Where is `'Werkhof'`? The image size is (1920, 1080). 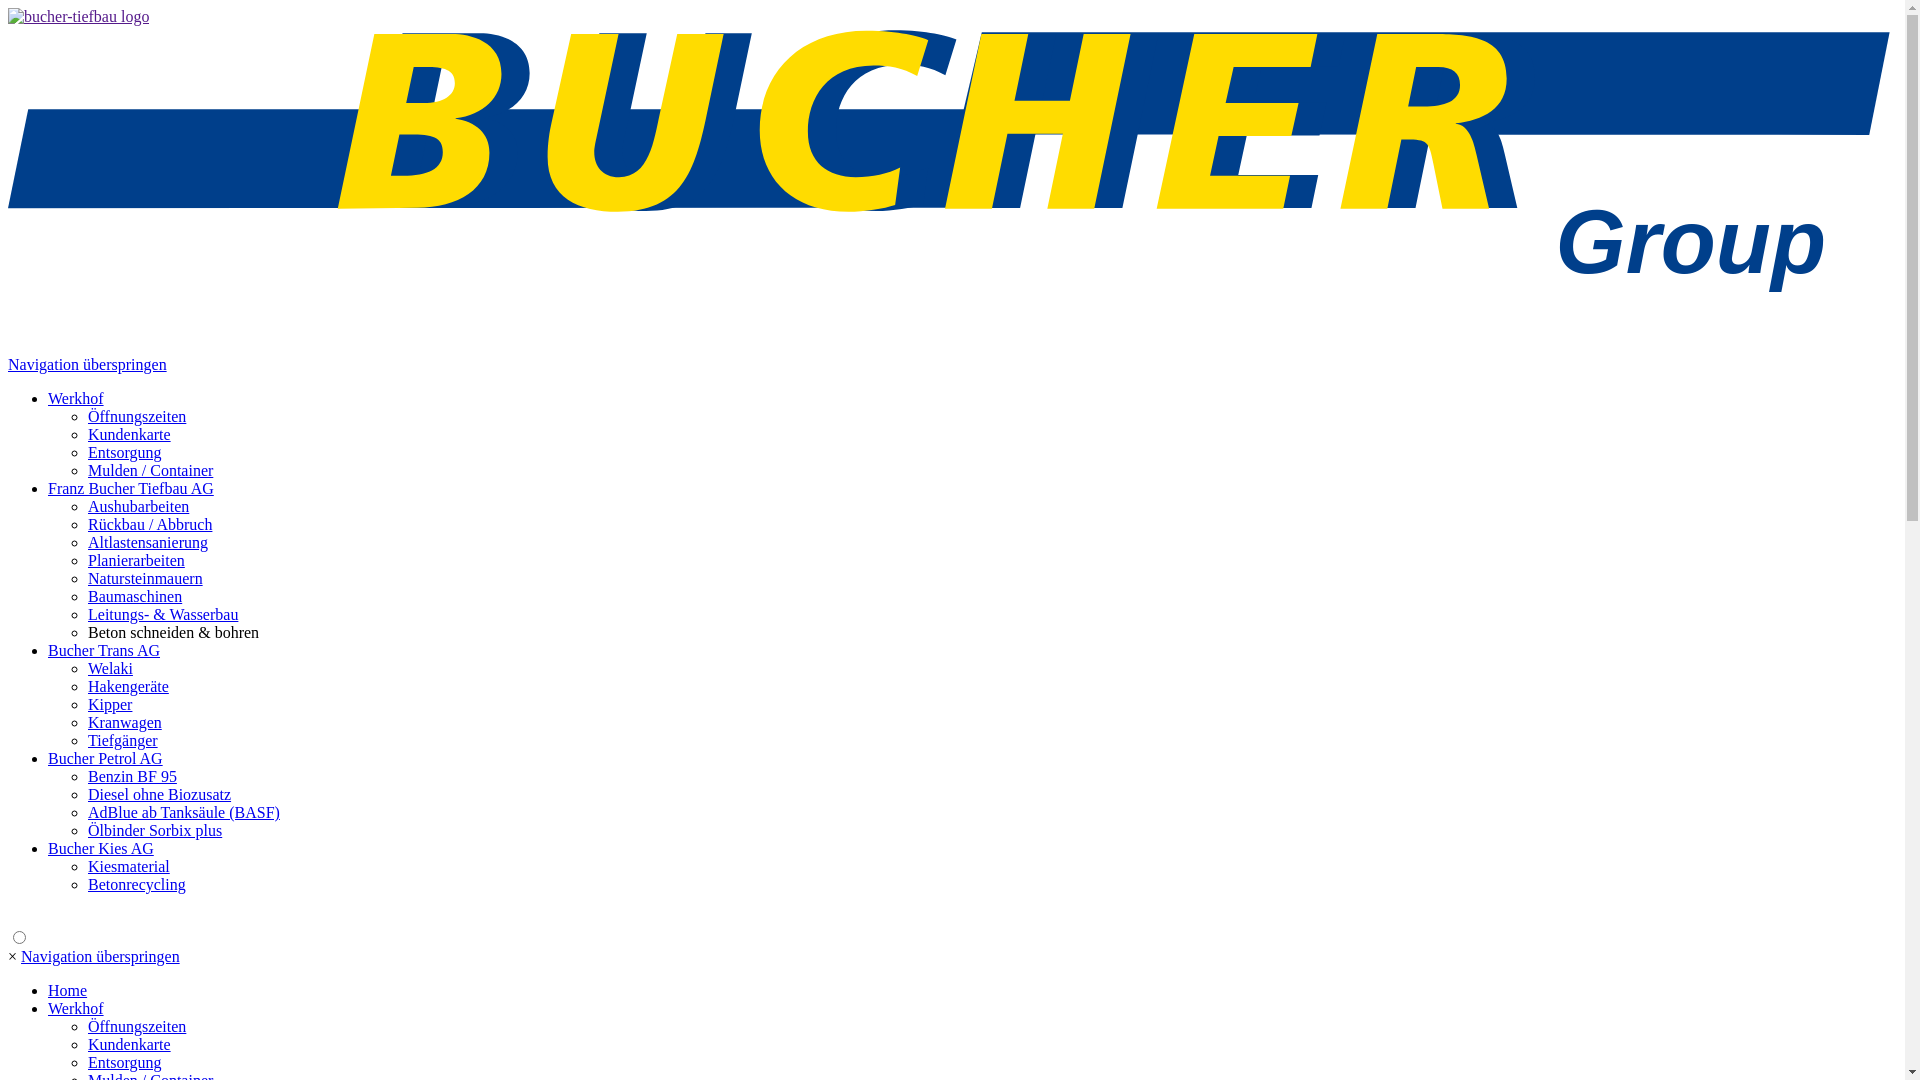
'Werkhof' is located at coordinates (48, 1008).